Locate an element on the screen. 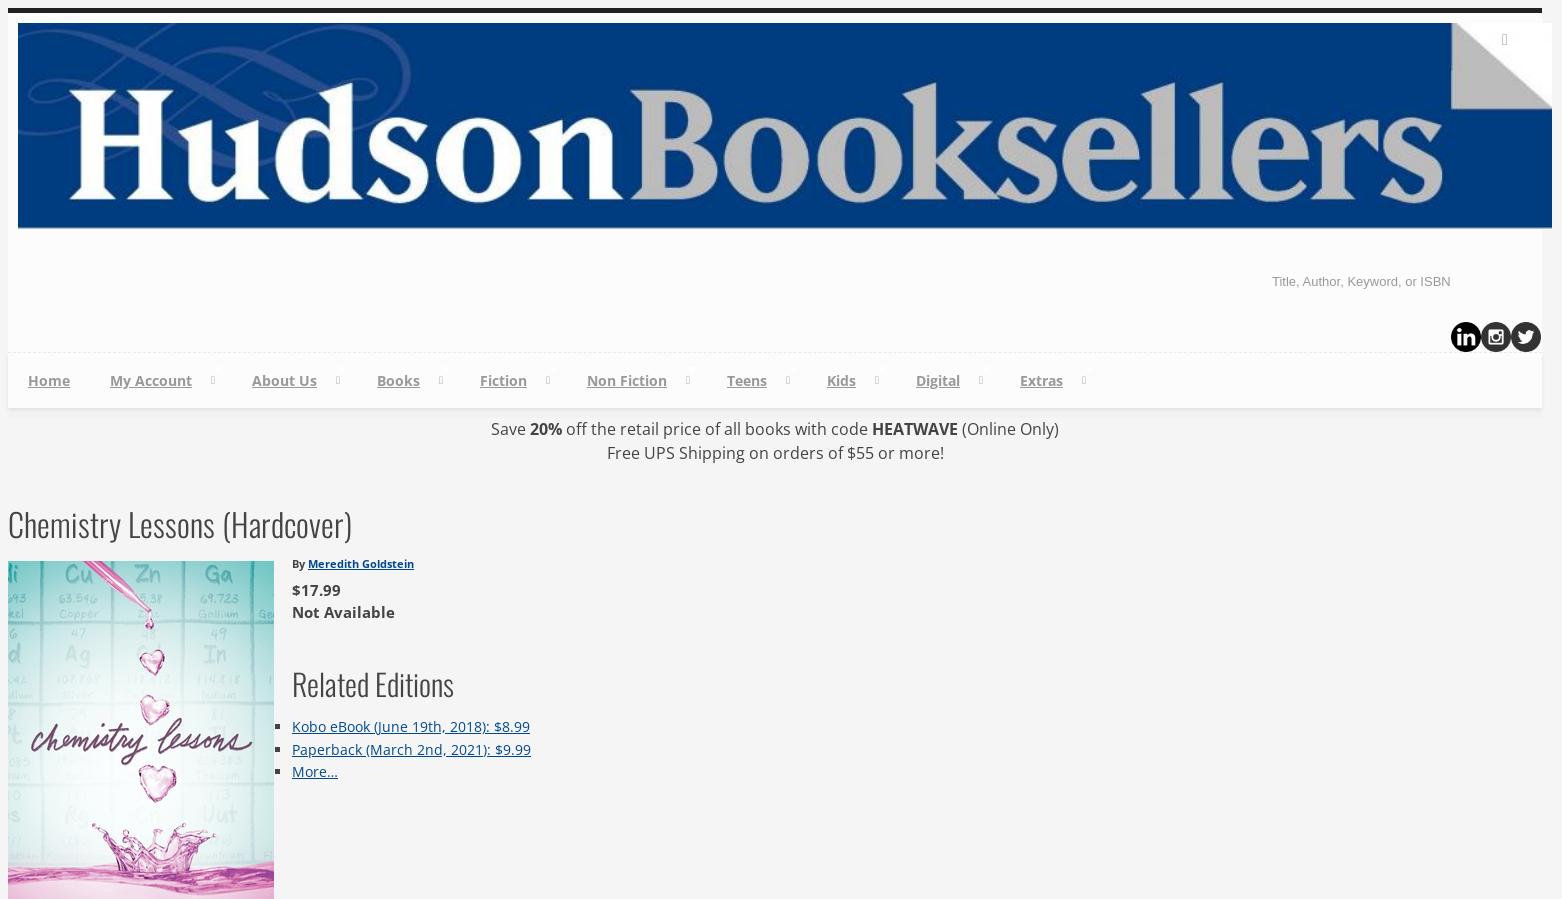  'Save' is located at coordinates (489, 428).